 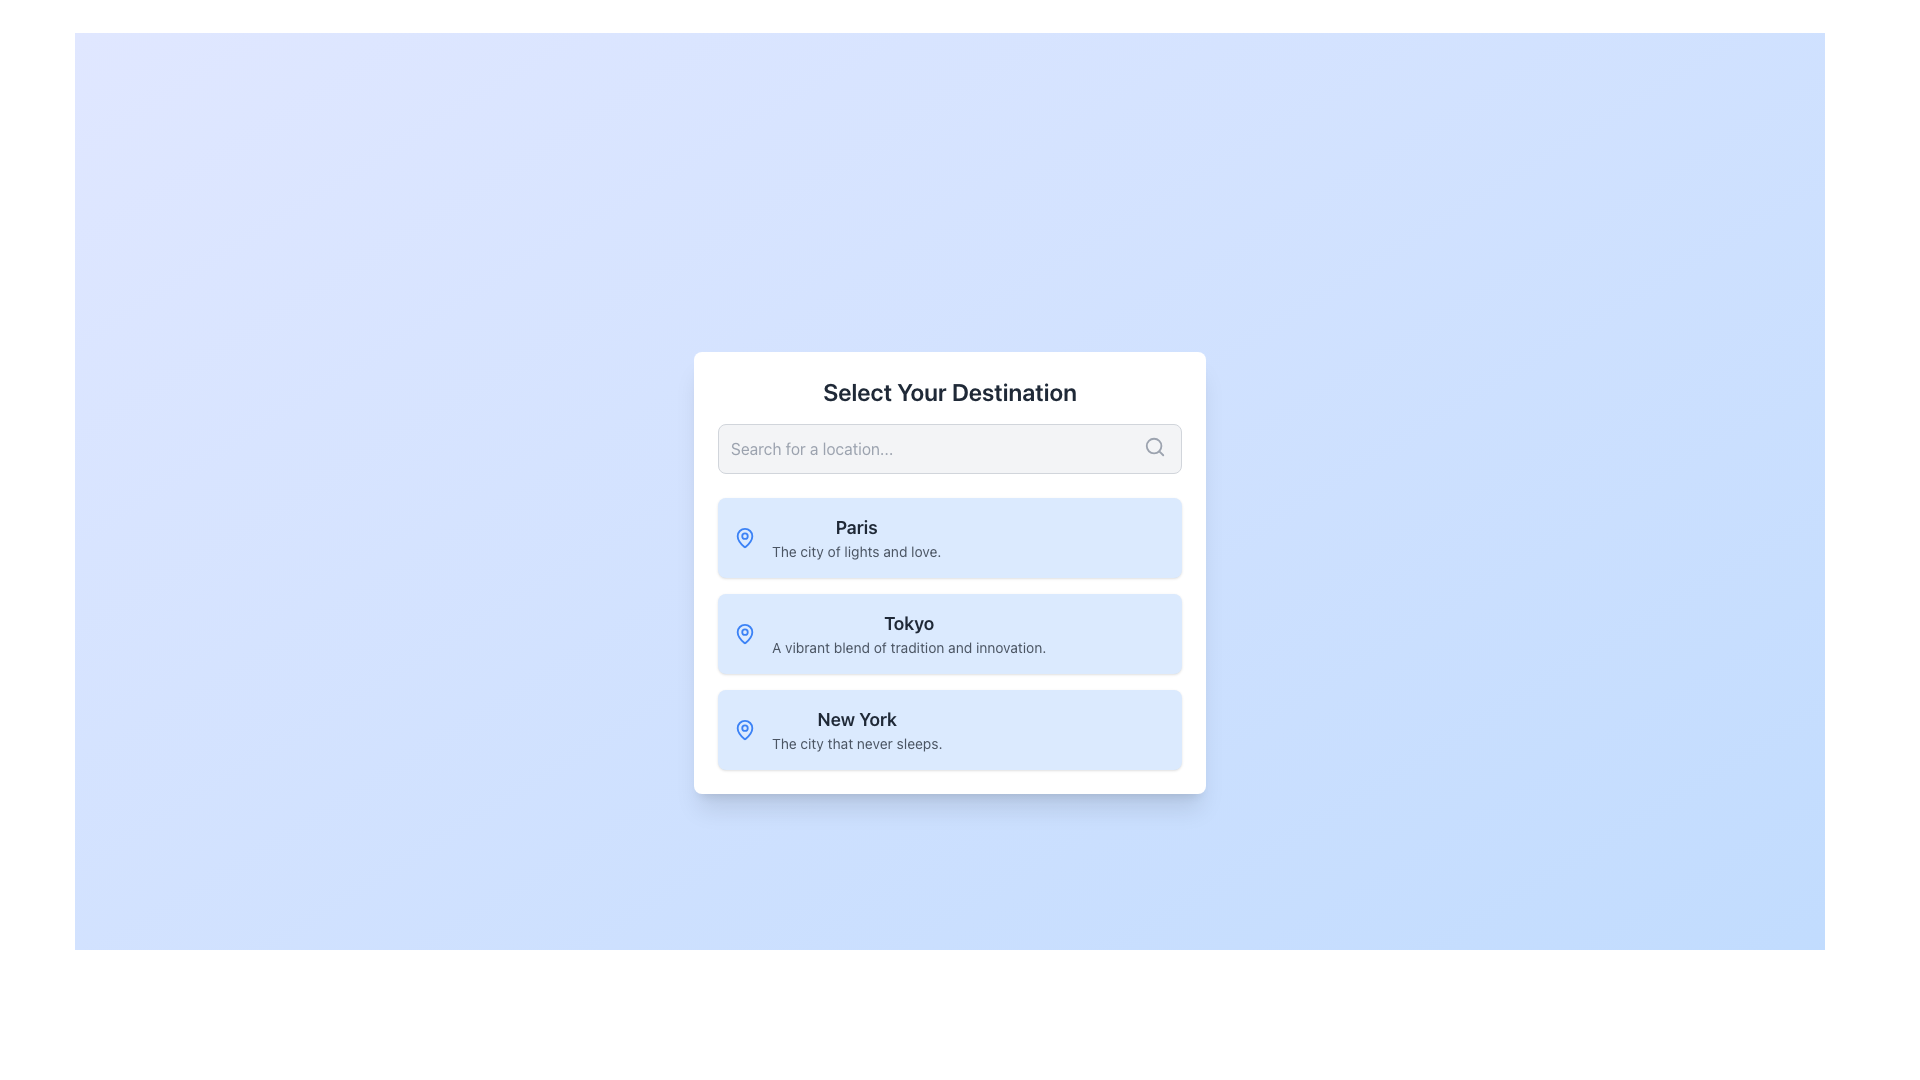 I want to click on the visual identifier icon for 'Tokyo' located to the left of the text heading 'Tokyo' in the list of destinations, so click(x=743, y=633).